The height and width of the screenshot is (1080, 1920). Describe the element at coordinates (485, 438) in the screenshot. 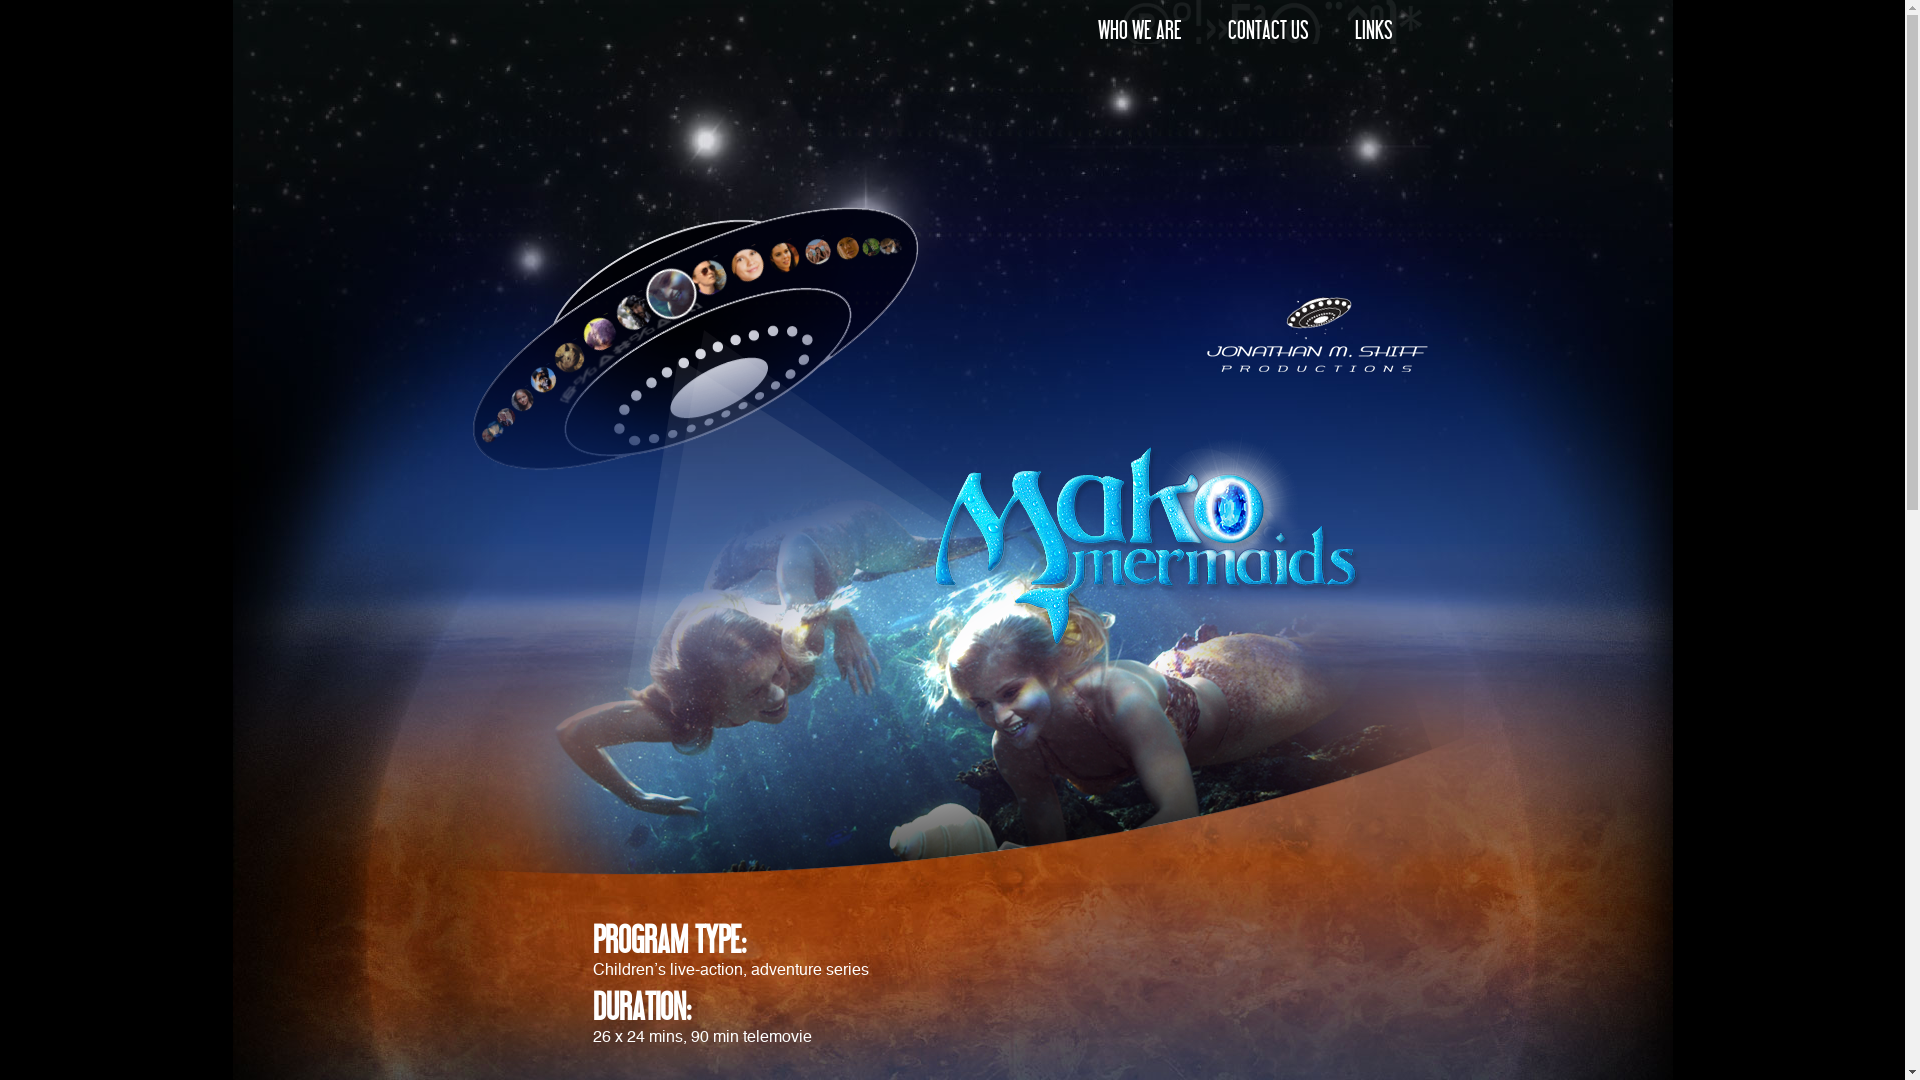

I see `'Horace & Tina'` at that location.